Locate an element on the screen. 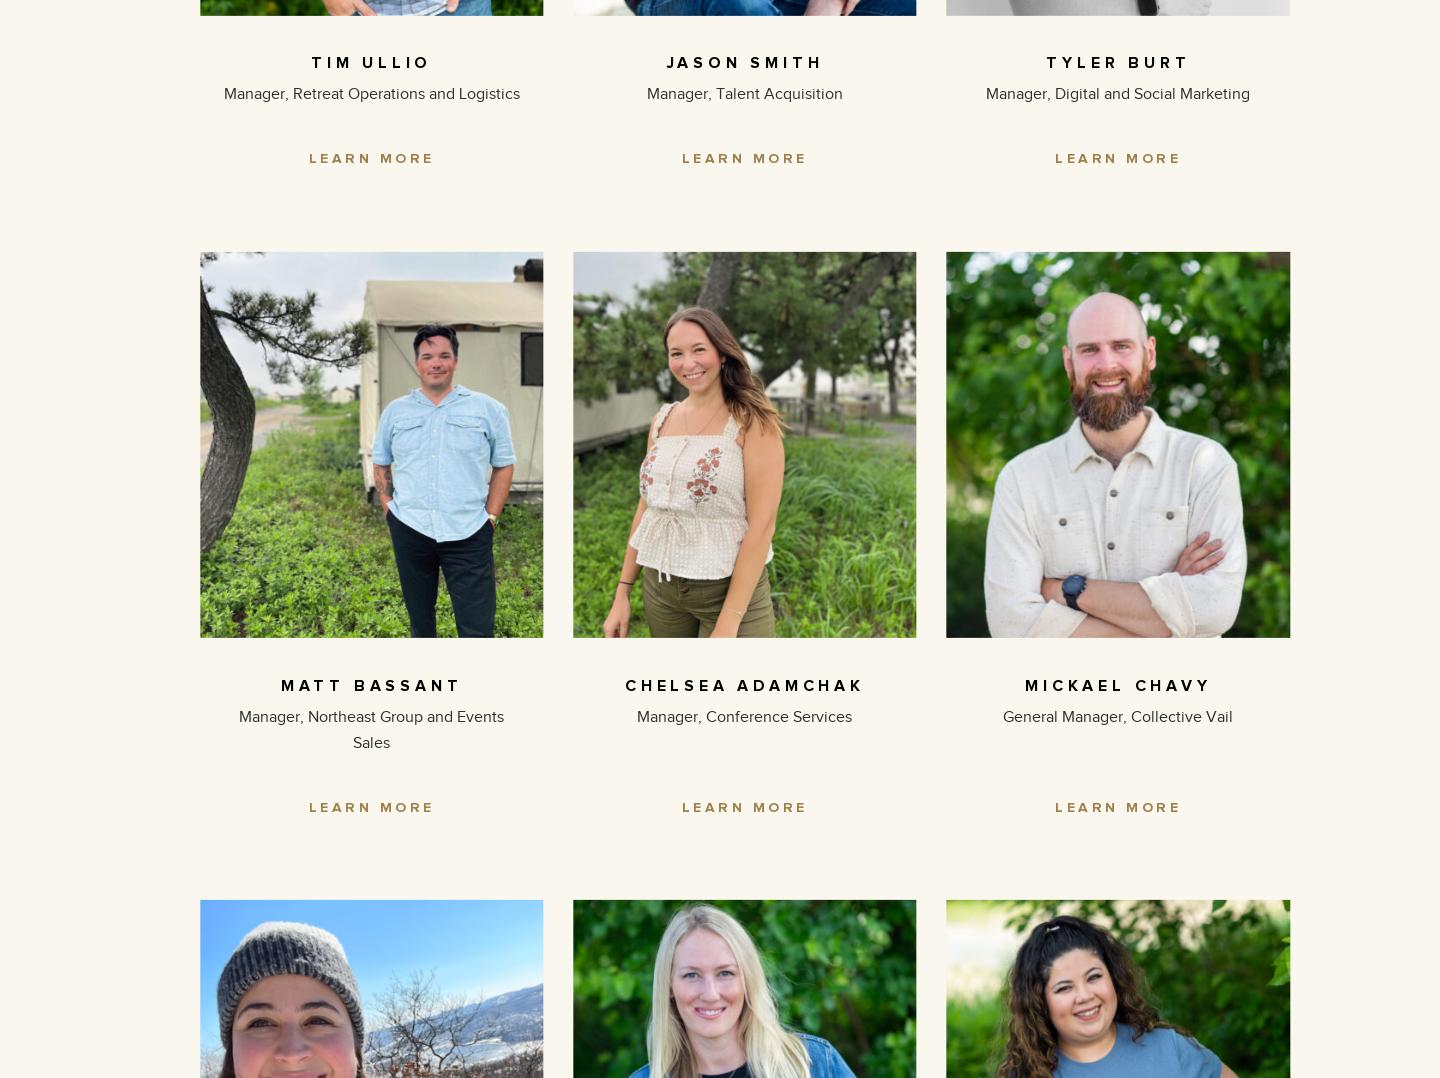 The image size is (1440, 1078). 'TYLER BURT' is located at coordinates (1117, 62).